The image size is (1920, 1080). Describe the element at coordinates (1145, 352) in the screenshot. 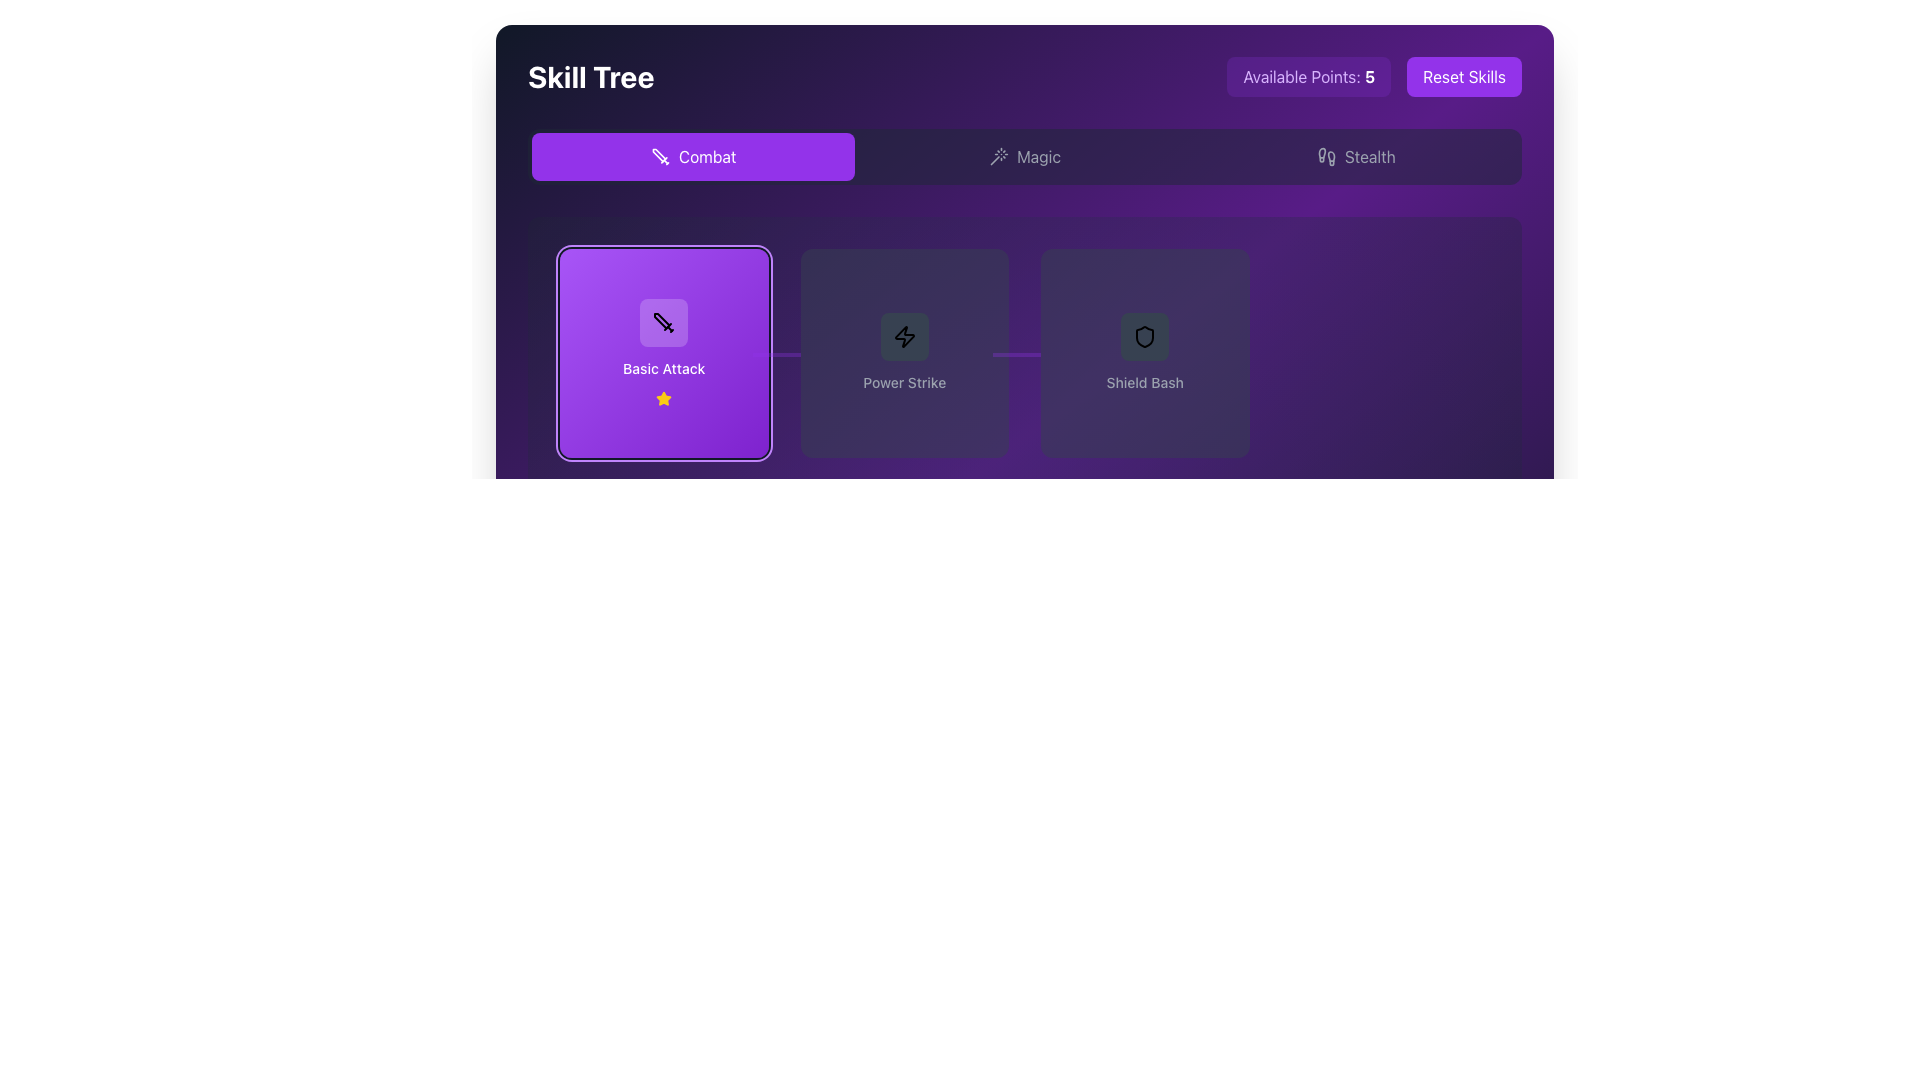

I see `the 'Shield Bash' skill button, which features a dark gray background with a black shield icon and light gray text beneath it` at that location.